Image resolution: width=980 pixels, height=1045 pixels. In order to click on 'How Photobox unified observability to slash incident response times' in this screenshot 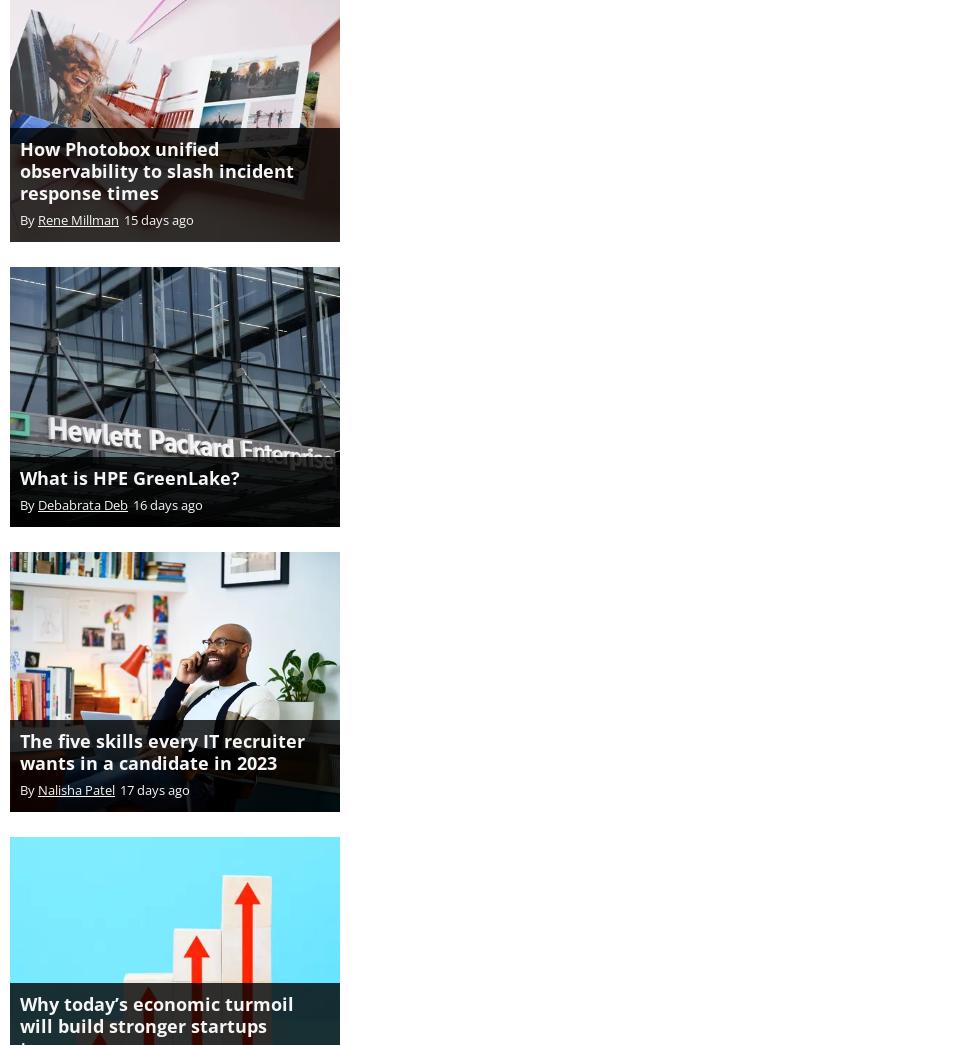, I will do `click(19, 148)`.